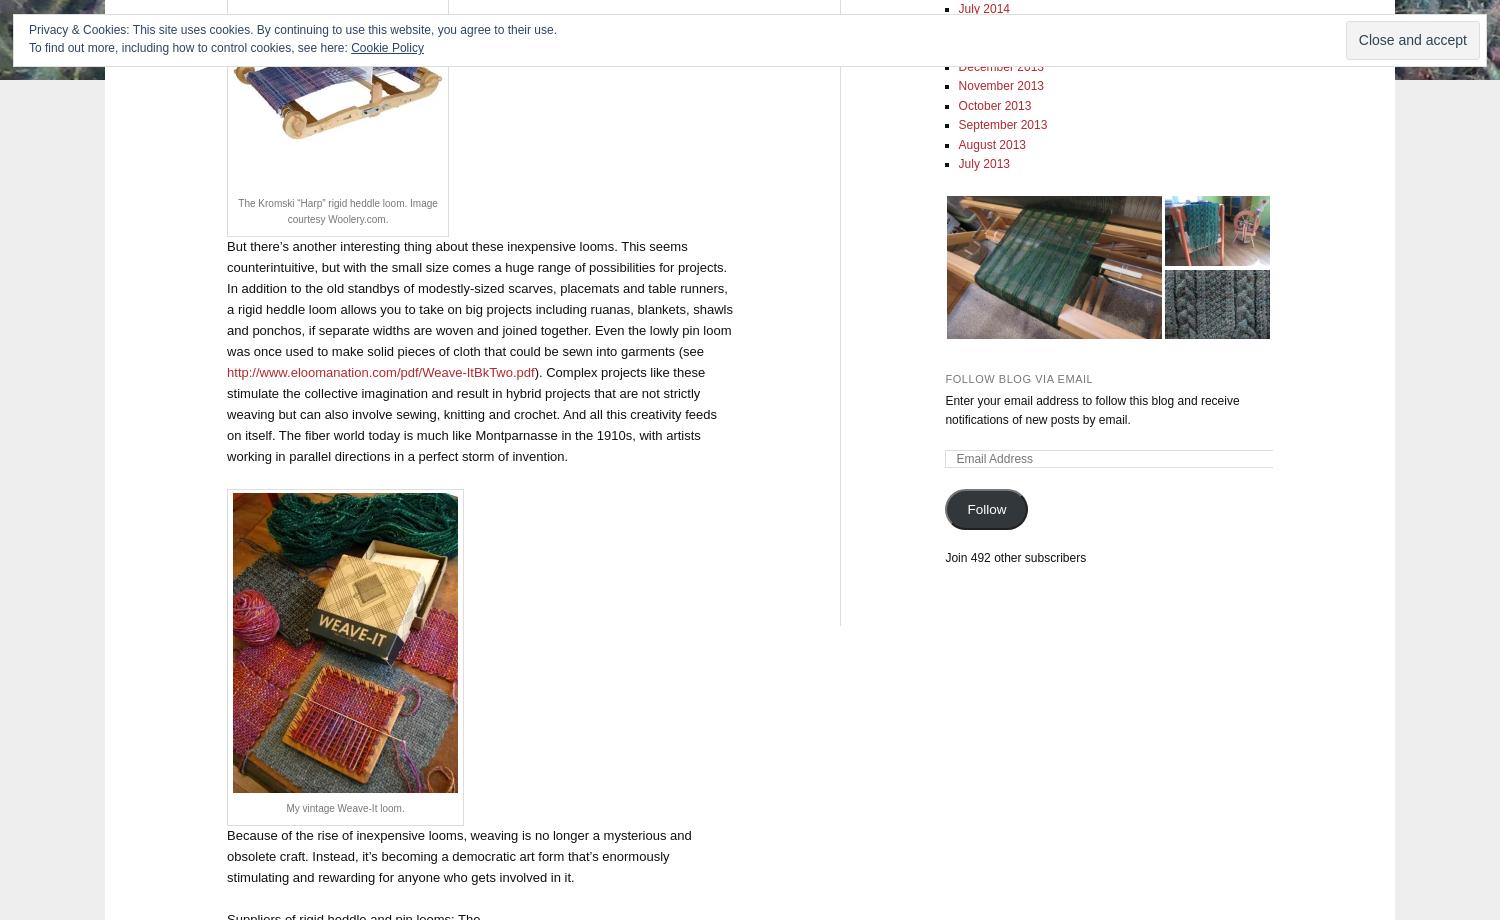 The image size is (1500, 920). Describe the element at coordinates (336, 210) in the screenshot. I see `'The Kromski “Harp” rigid heddle loom. Image courtesy Woolery.com.'` at that location.